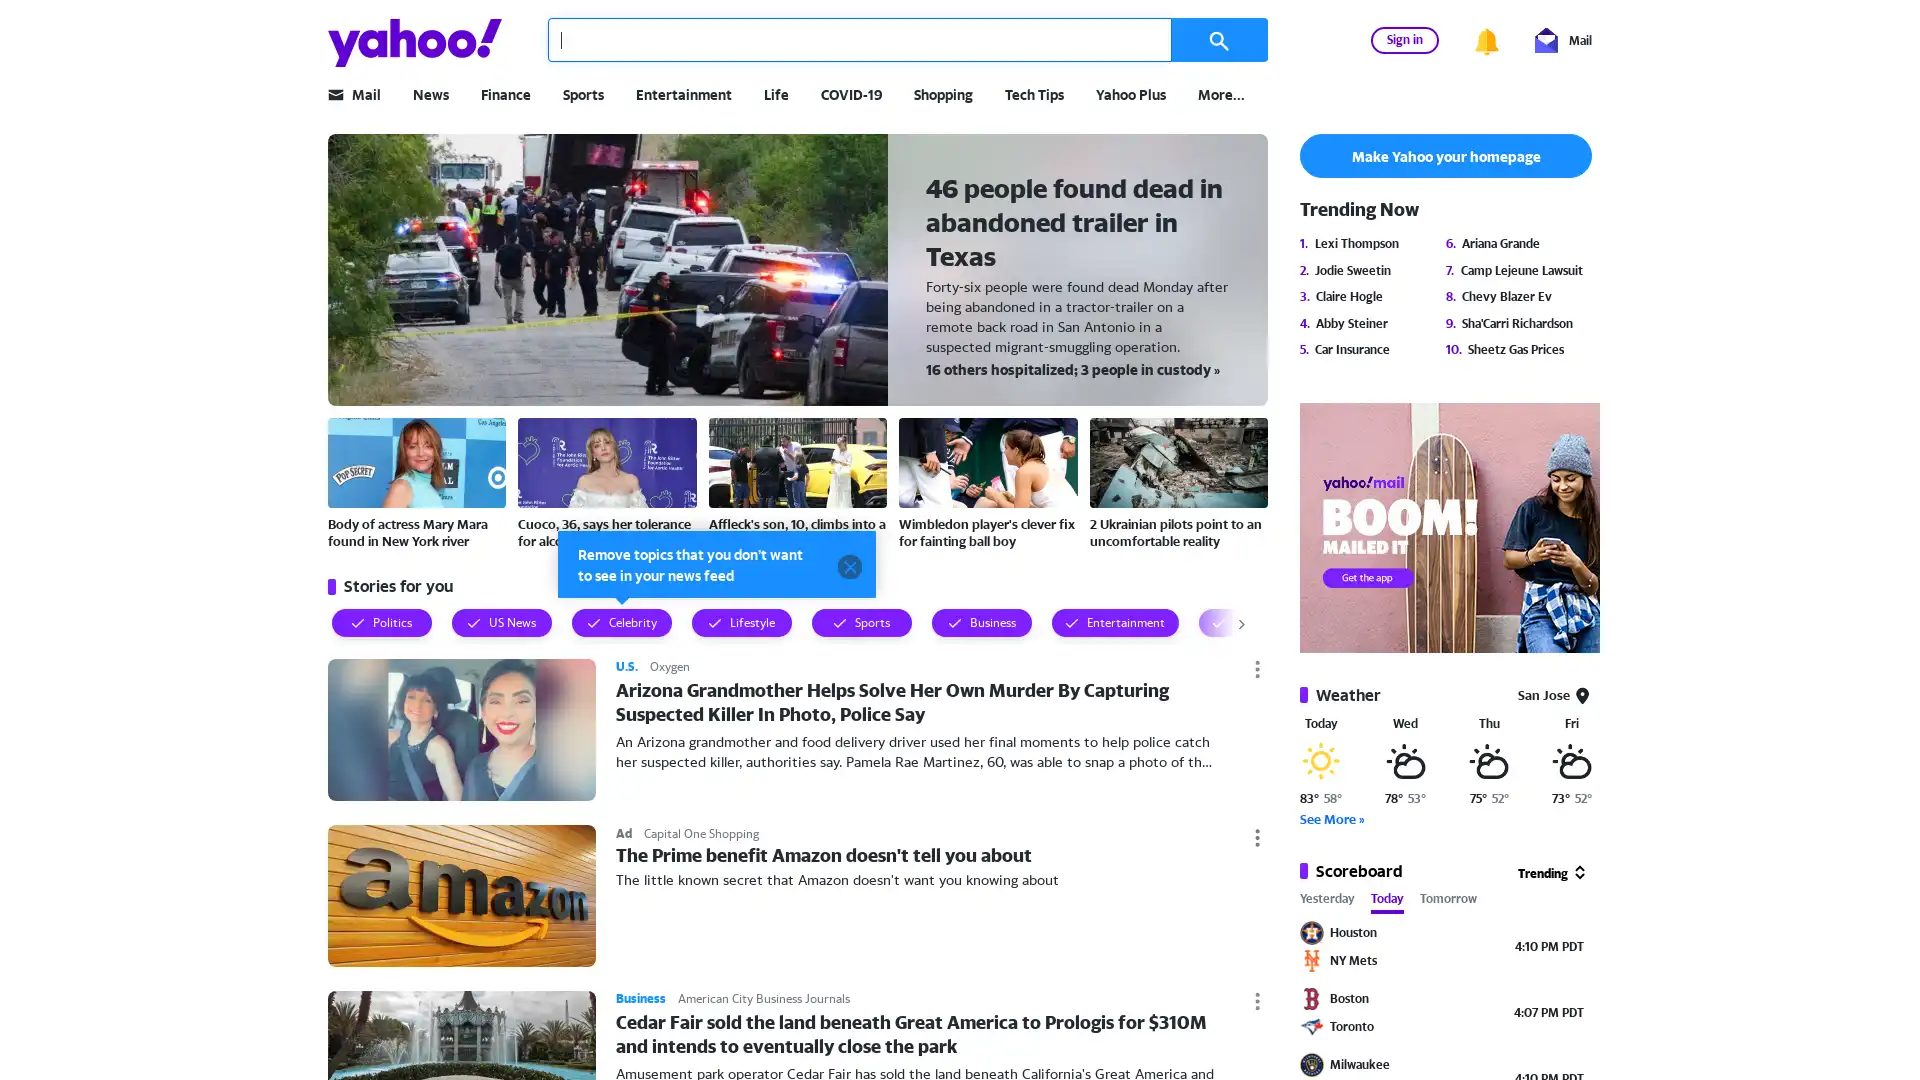  Describe the element at coordinates (1327, 901) in the screenshot. I see `Yesterday` at that location.